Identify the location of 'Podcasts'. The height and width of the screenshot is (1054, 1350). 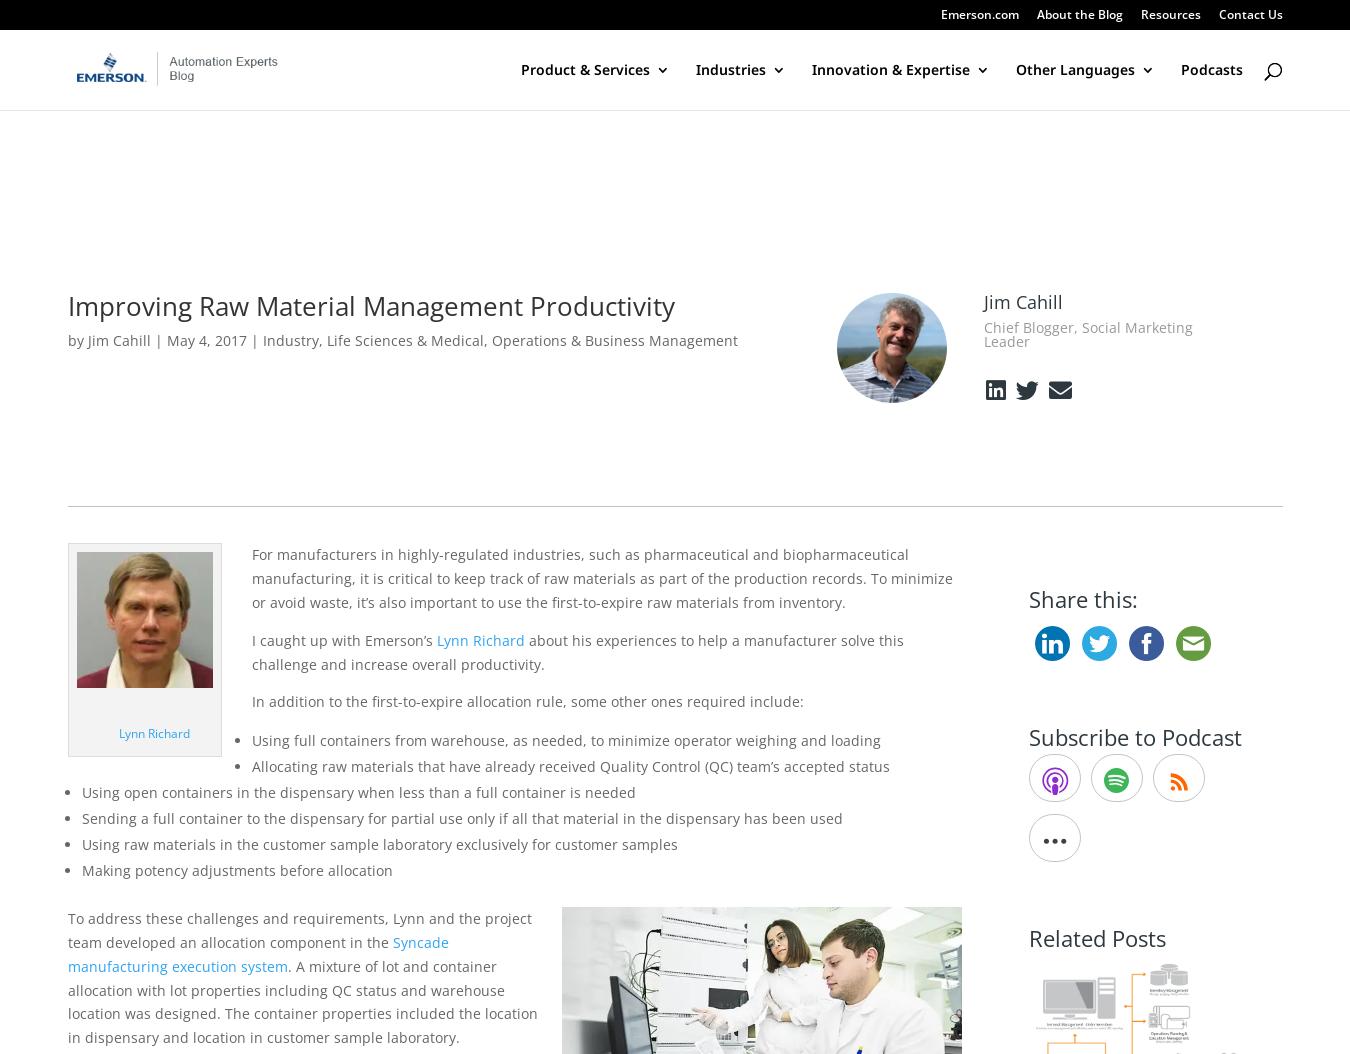
(1179, 68).